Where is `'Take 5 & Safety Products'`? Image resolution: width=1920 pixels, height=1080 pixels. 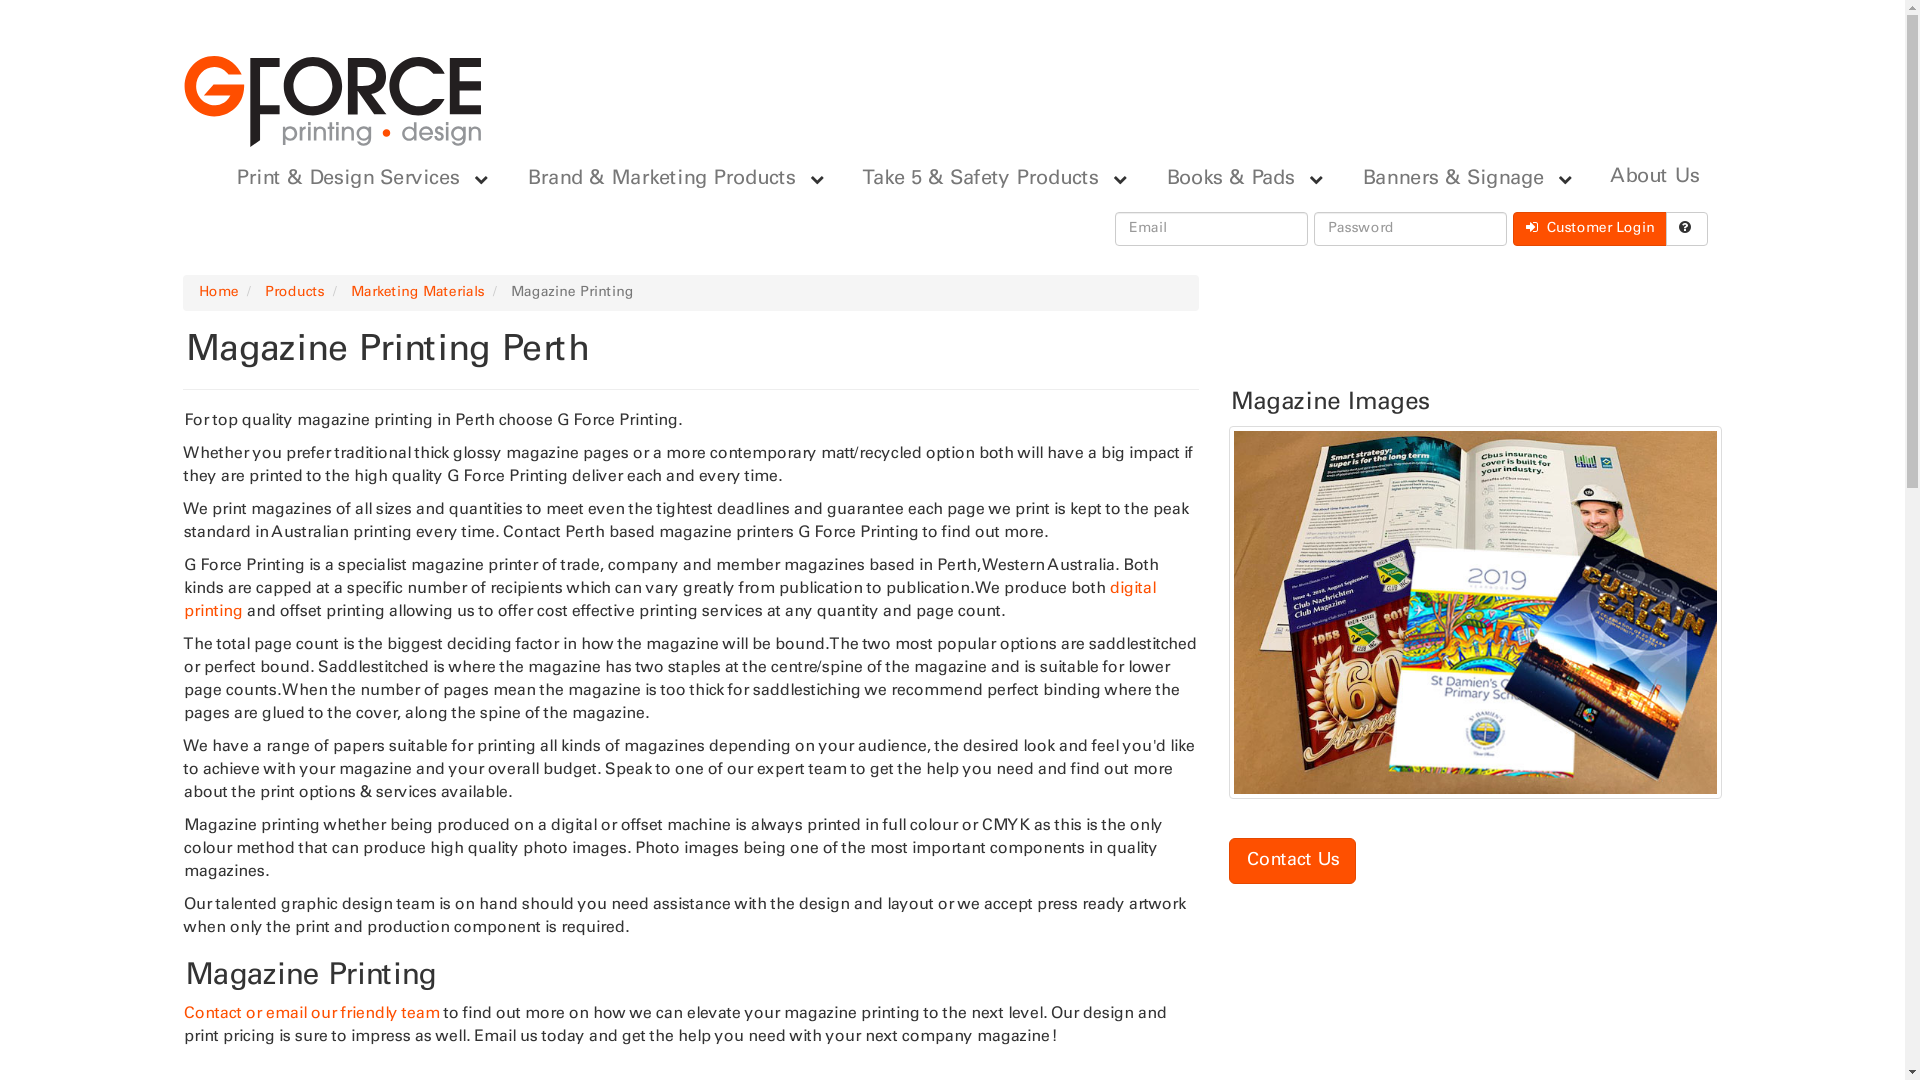 'Take 5 & Safety Products' is located at coordinates (974, 177).